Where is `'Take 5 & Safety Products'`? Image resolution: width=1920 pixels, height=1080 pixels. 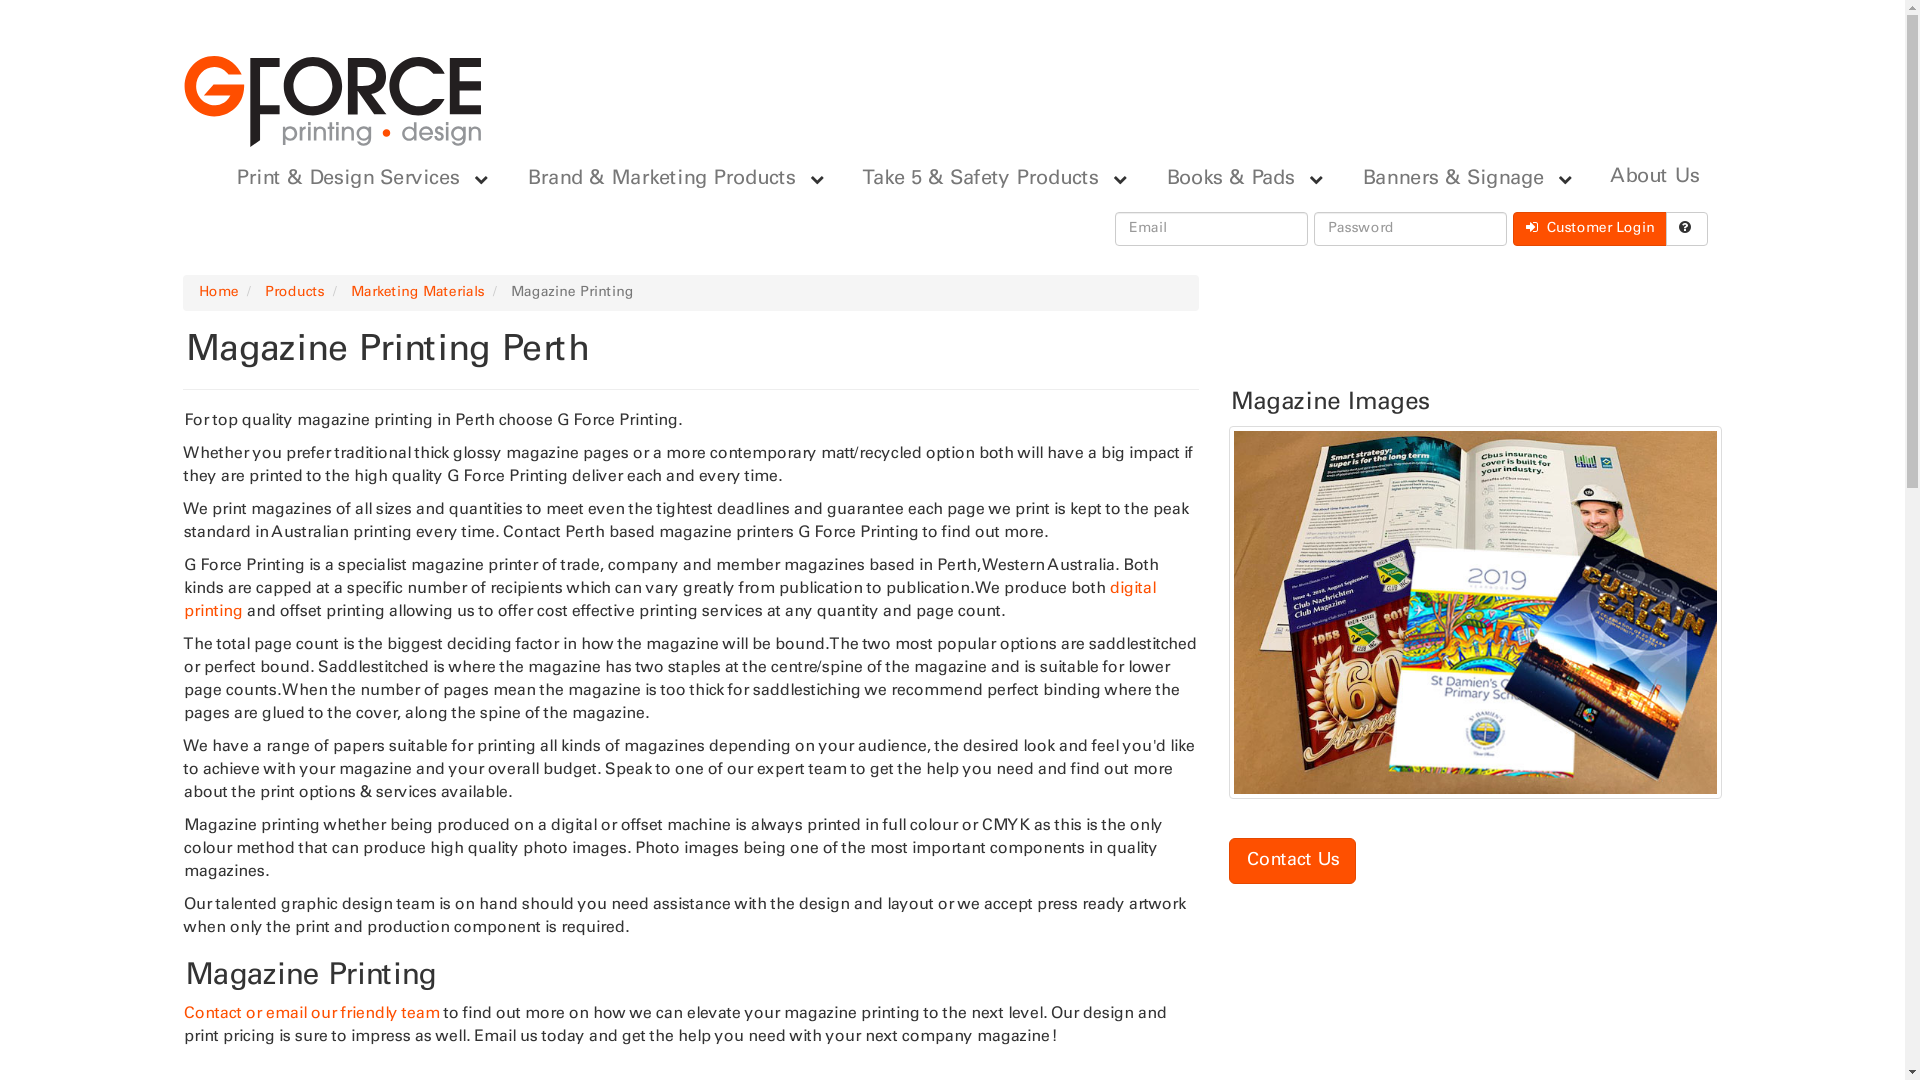 'Take 5 & Safety Products' is located at coordinates (974, 177).